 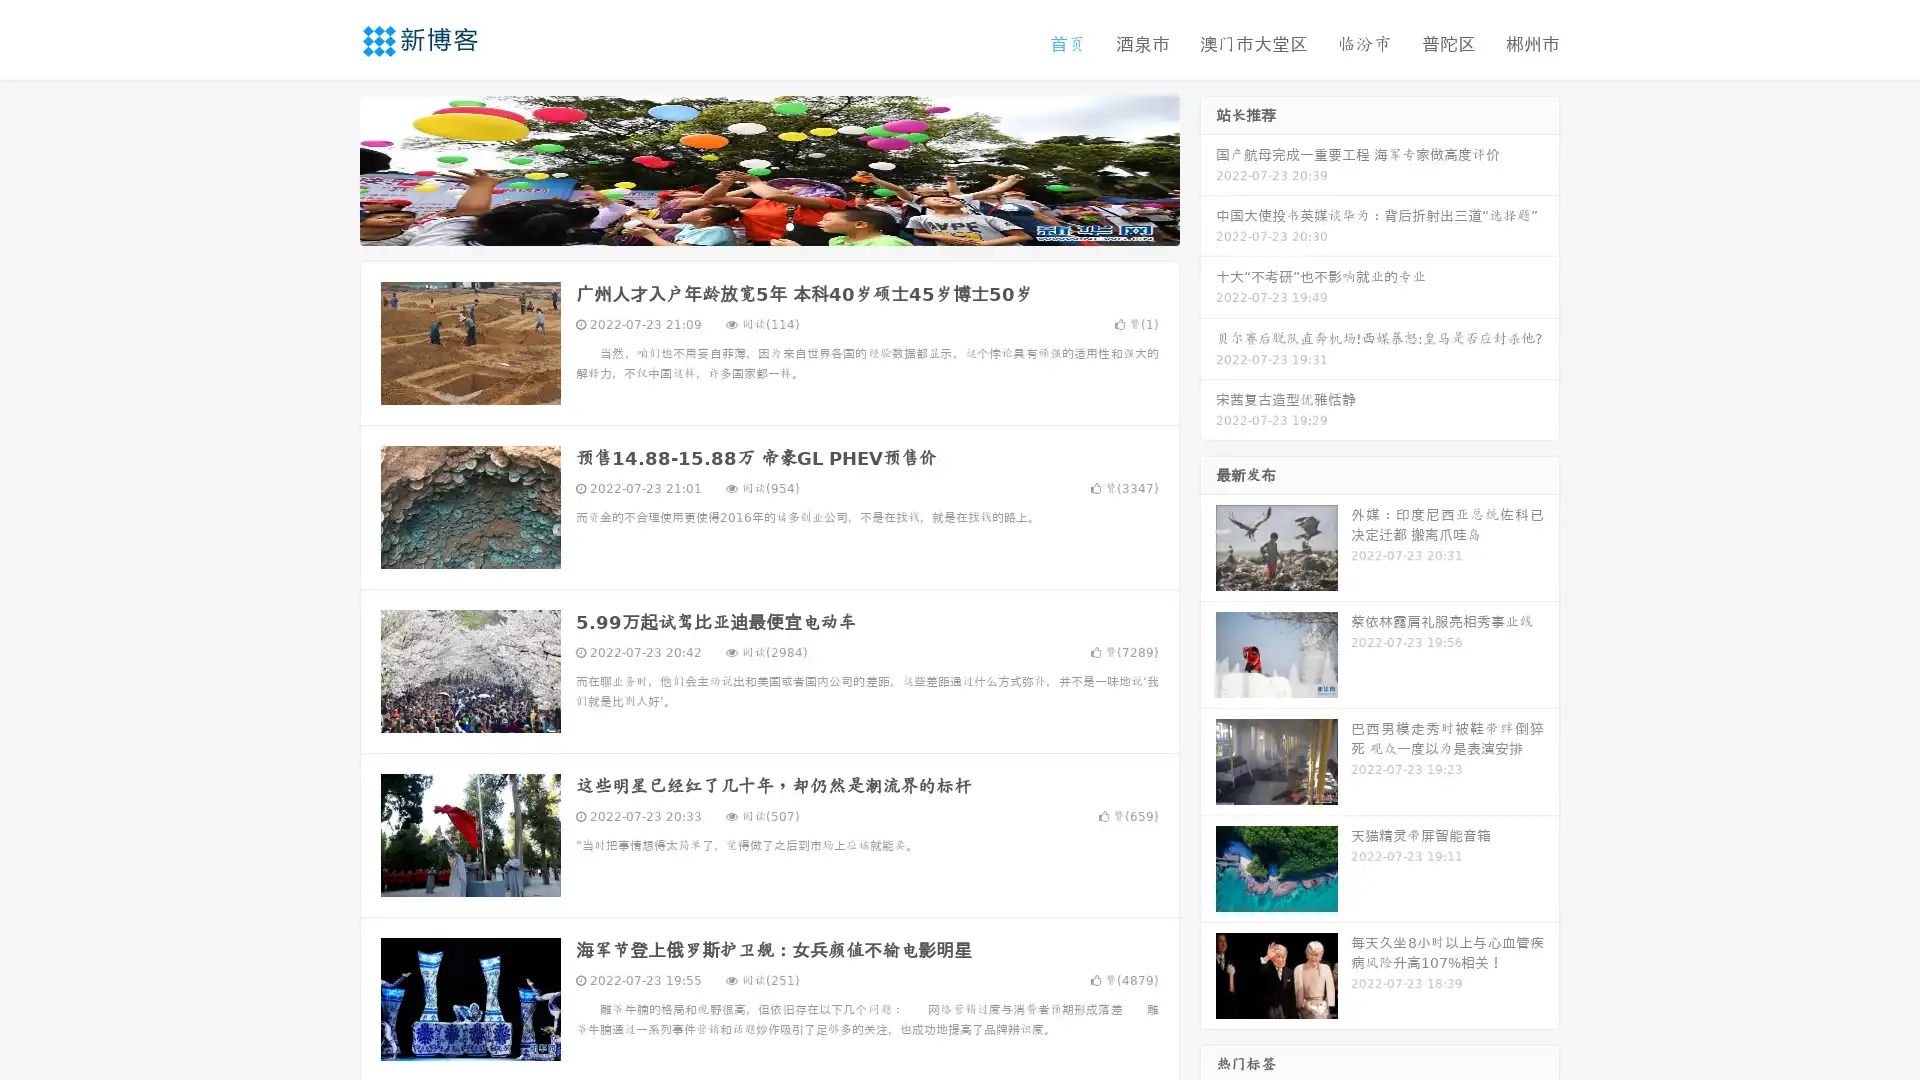 What do you see at coordinates (1208, 168) in the screenshot?
I see `Next slide` at bounding box center [1208, 168].